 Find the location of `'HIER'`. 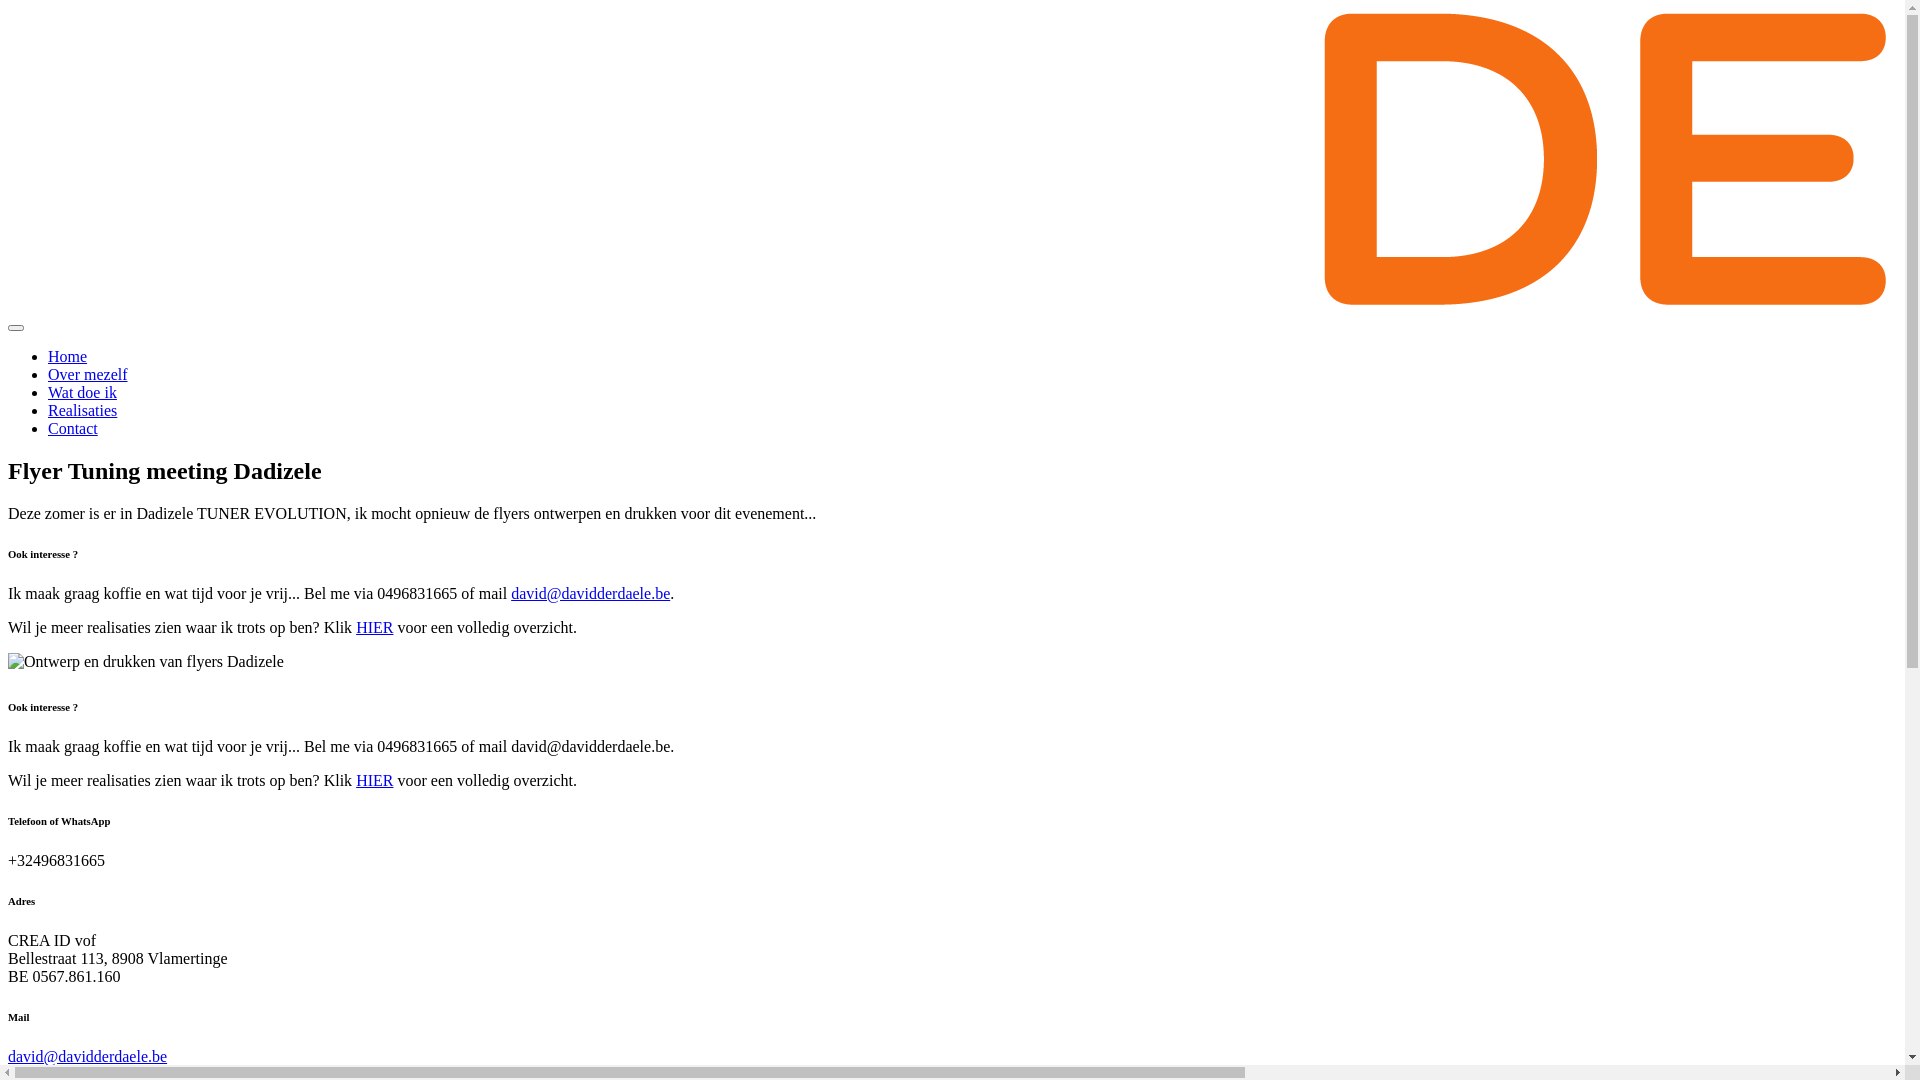

'HIER' is located at coordinates (374, 626).